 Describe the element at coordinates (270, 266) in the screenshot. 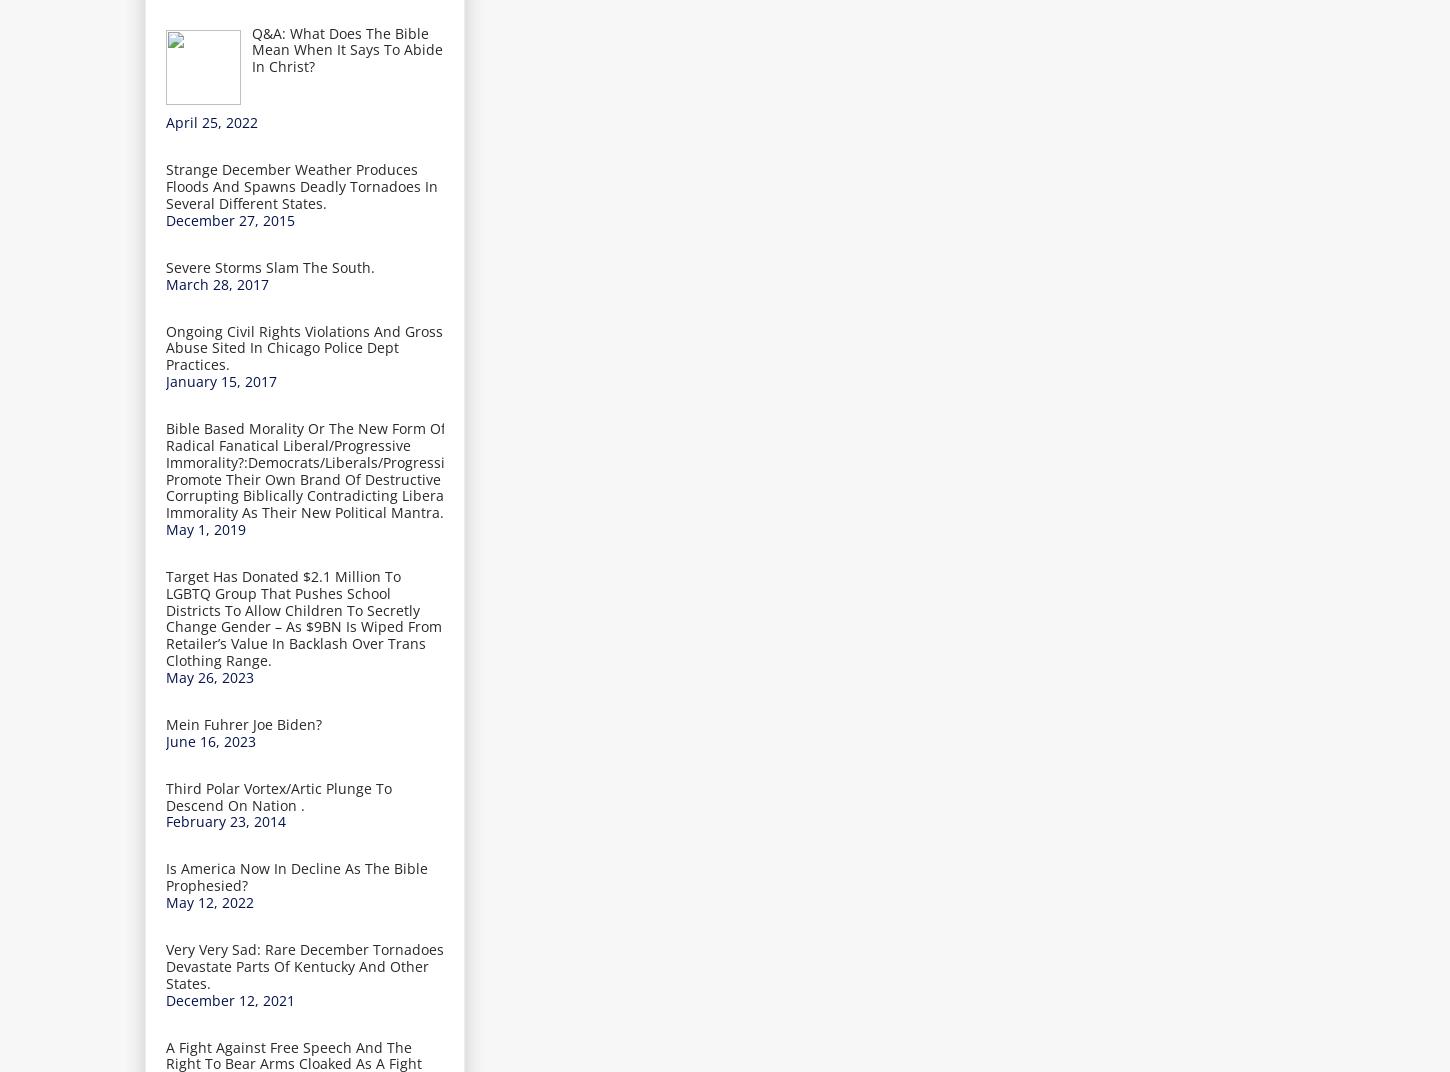

I see `'Severe Storms Slam The South.'` at that location.